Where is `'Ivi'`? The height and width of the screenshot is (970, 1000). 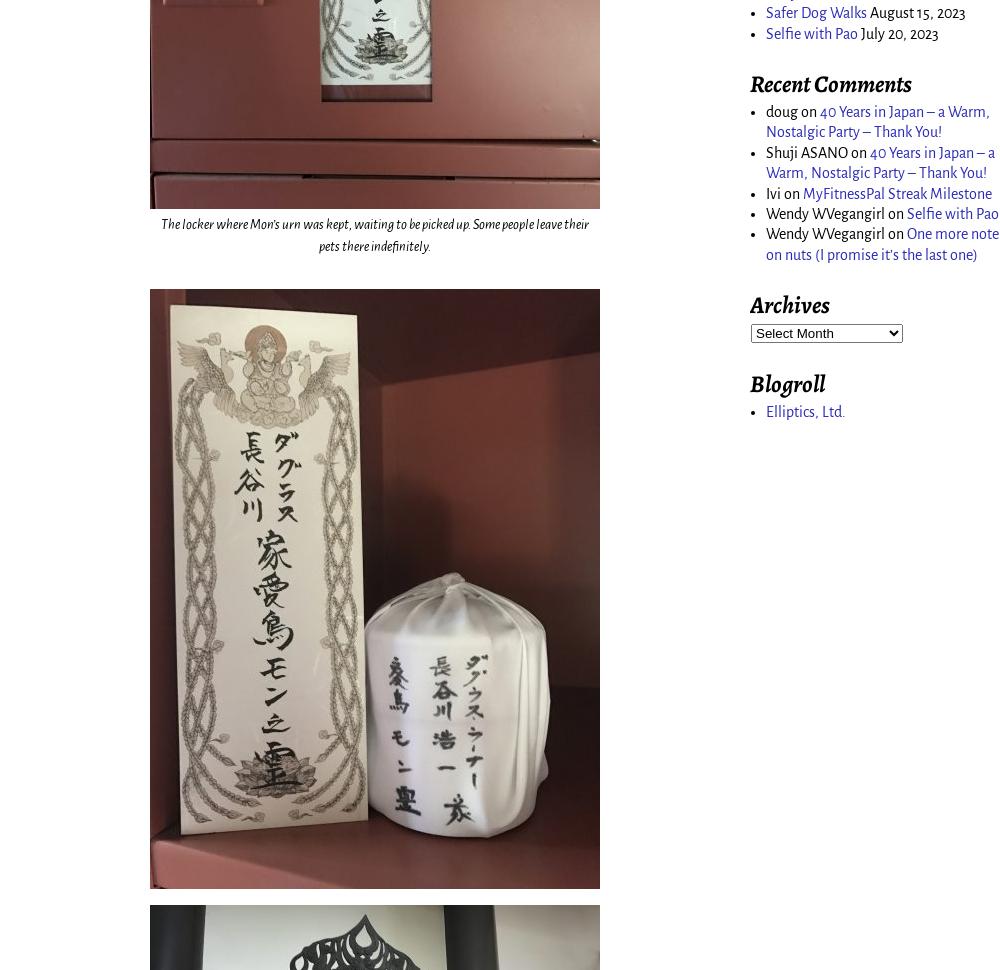 'Ivi' is located at coordinates (766, 192).